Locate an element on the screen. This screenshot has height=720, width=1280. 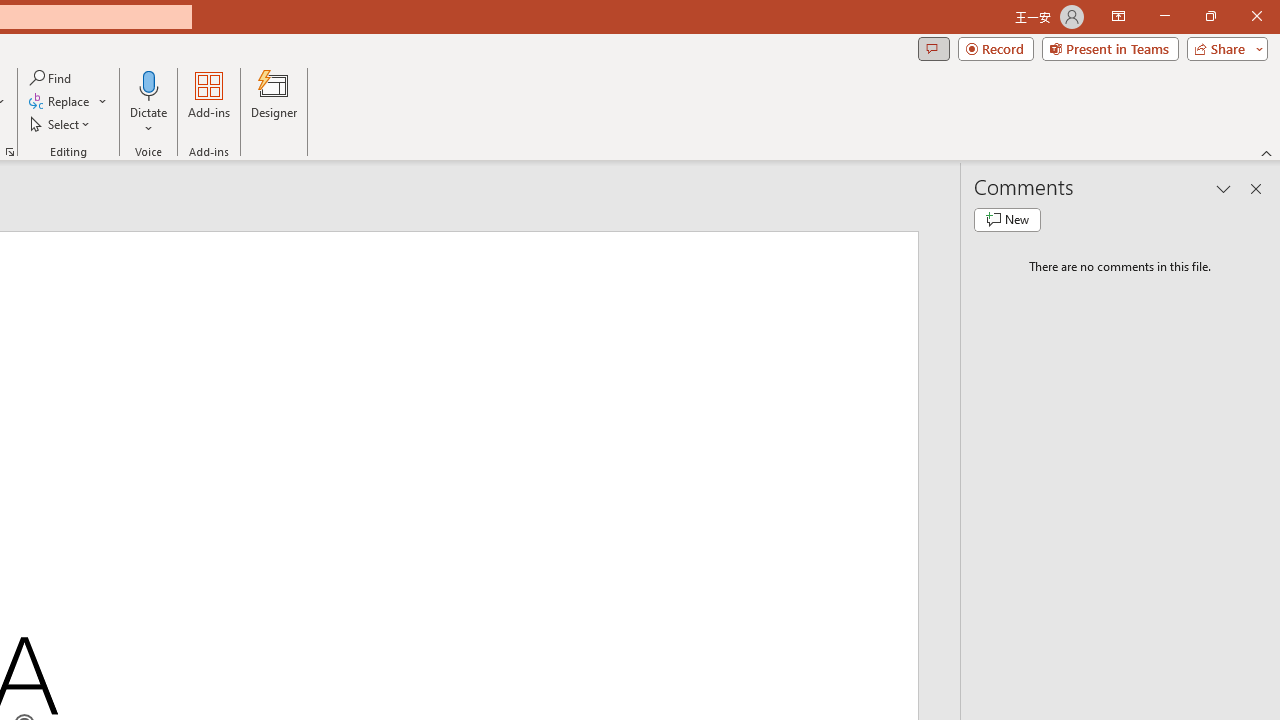
'Select' is located at coordinates (61, 124).